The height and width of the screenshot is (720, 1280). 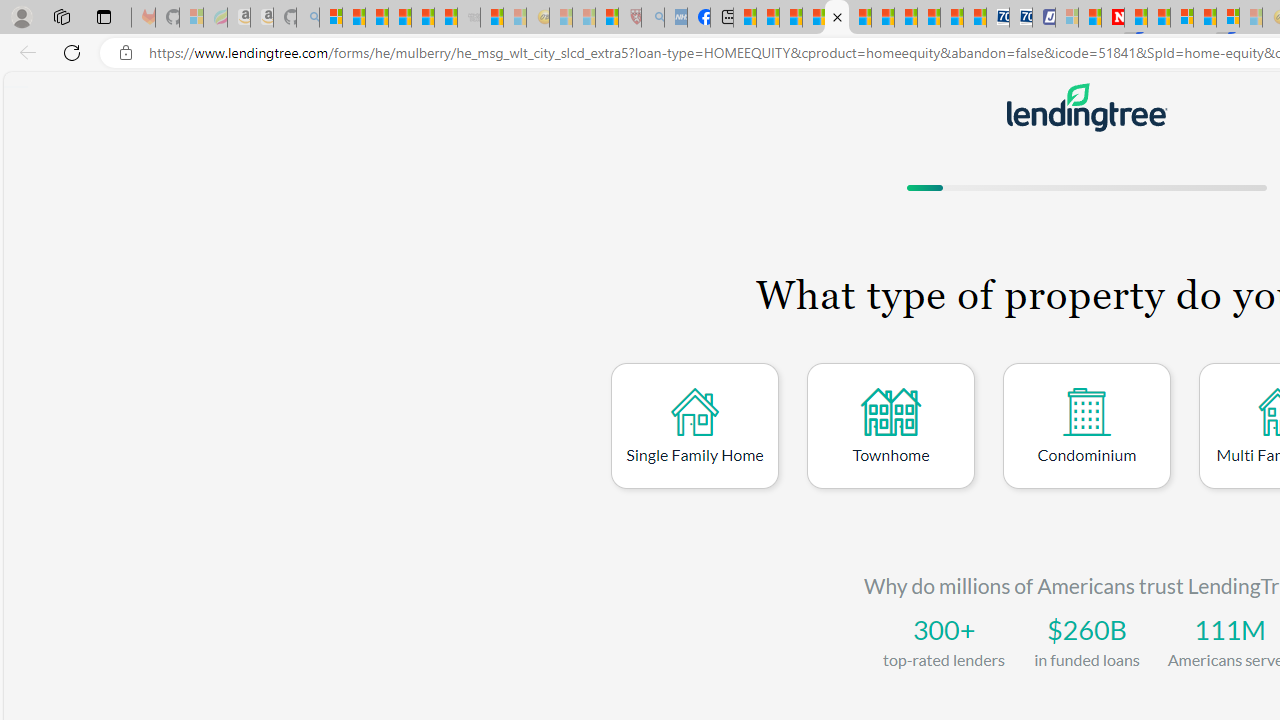 What do you see at coordinates (1020, 17) in the screenshot?
I see `'Cheap Hotels - Save70.com'` at bounding box center [1020, 17].